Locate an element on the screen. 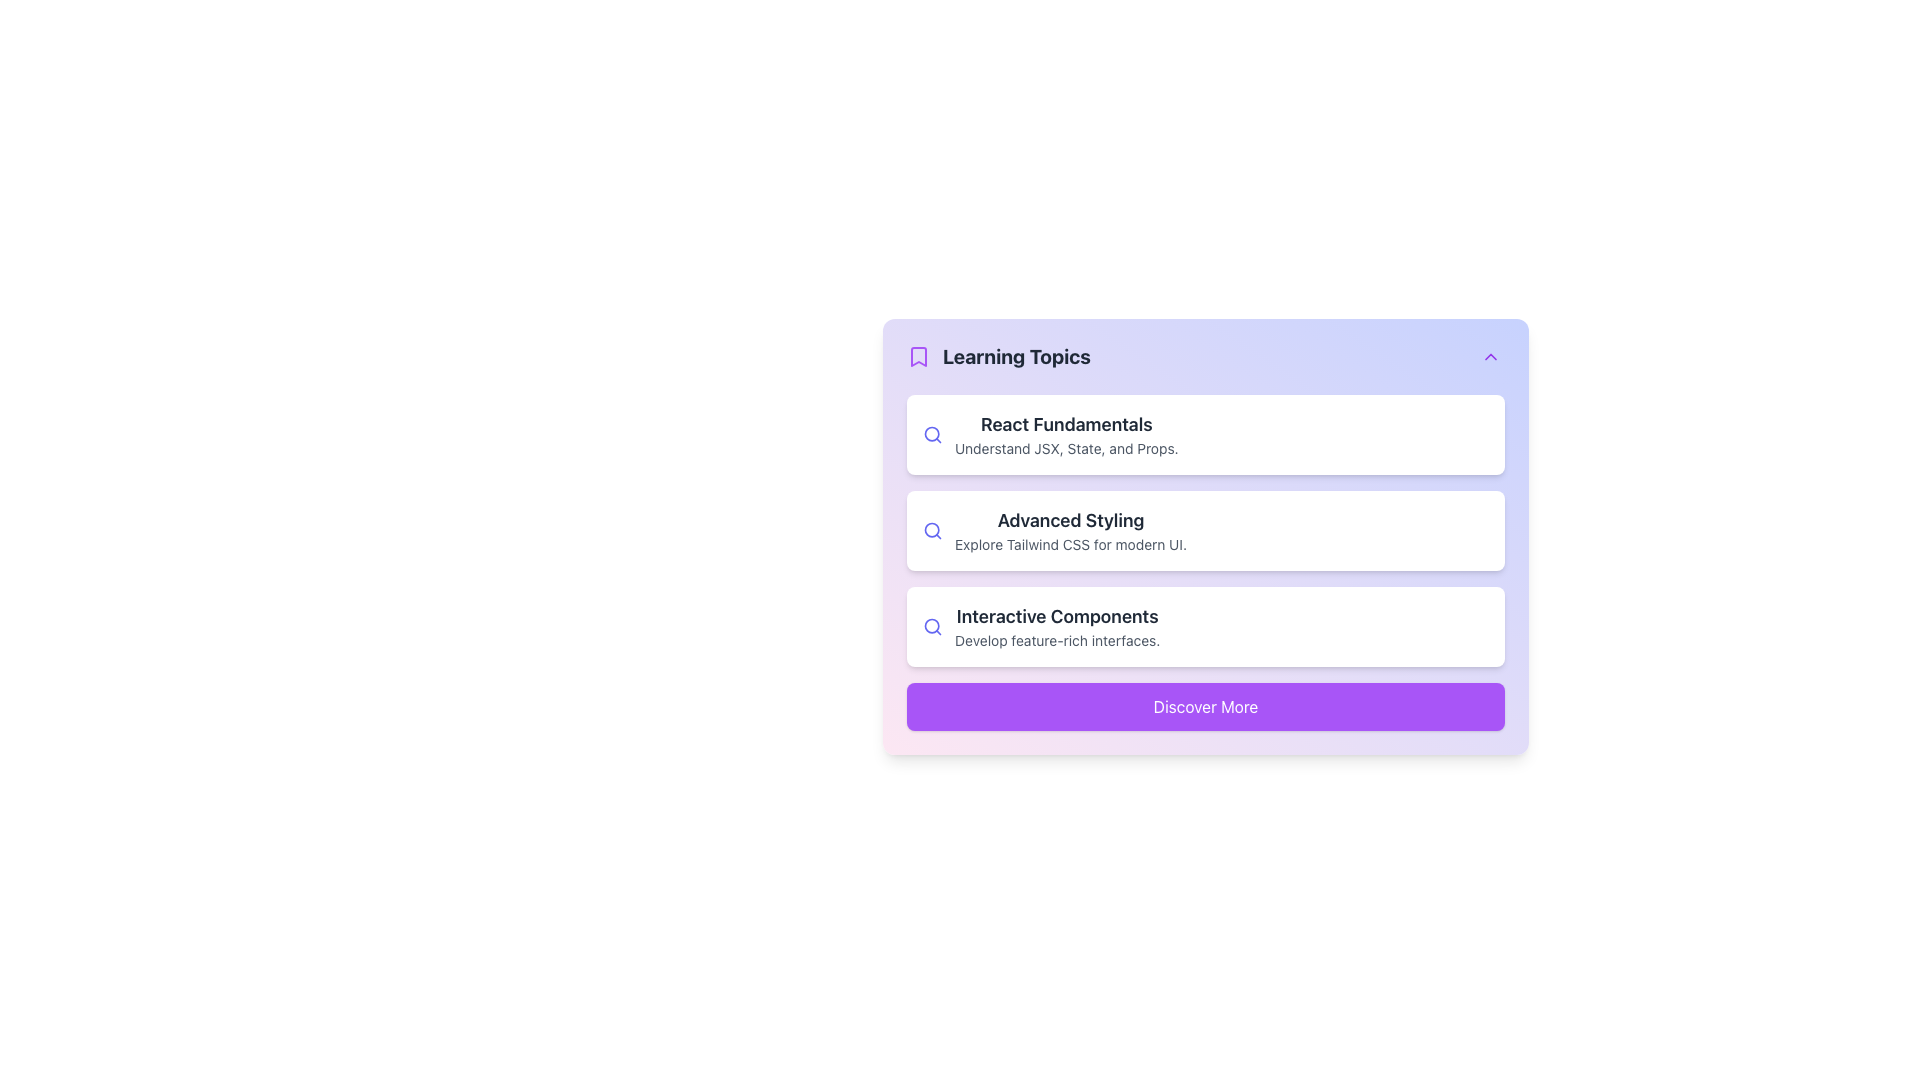 The width and height of the screenshot is (1920, 1080). the list item labeled 'Advanced Styling' located is located at coordinates (1204, 563).